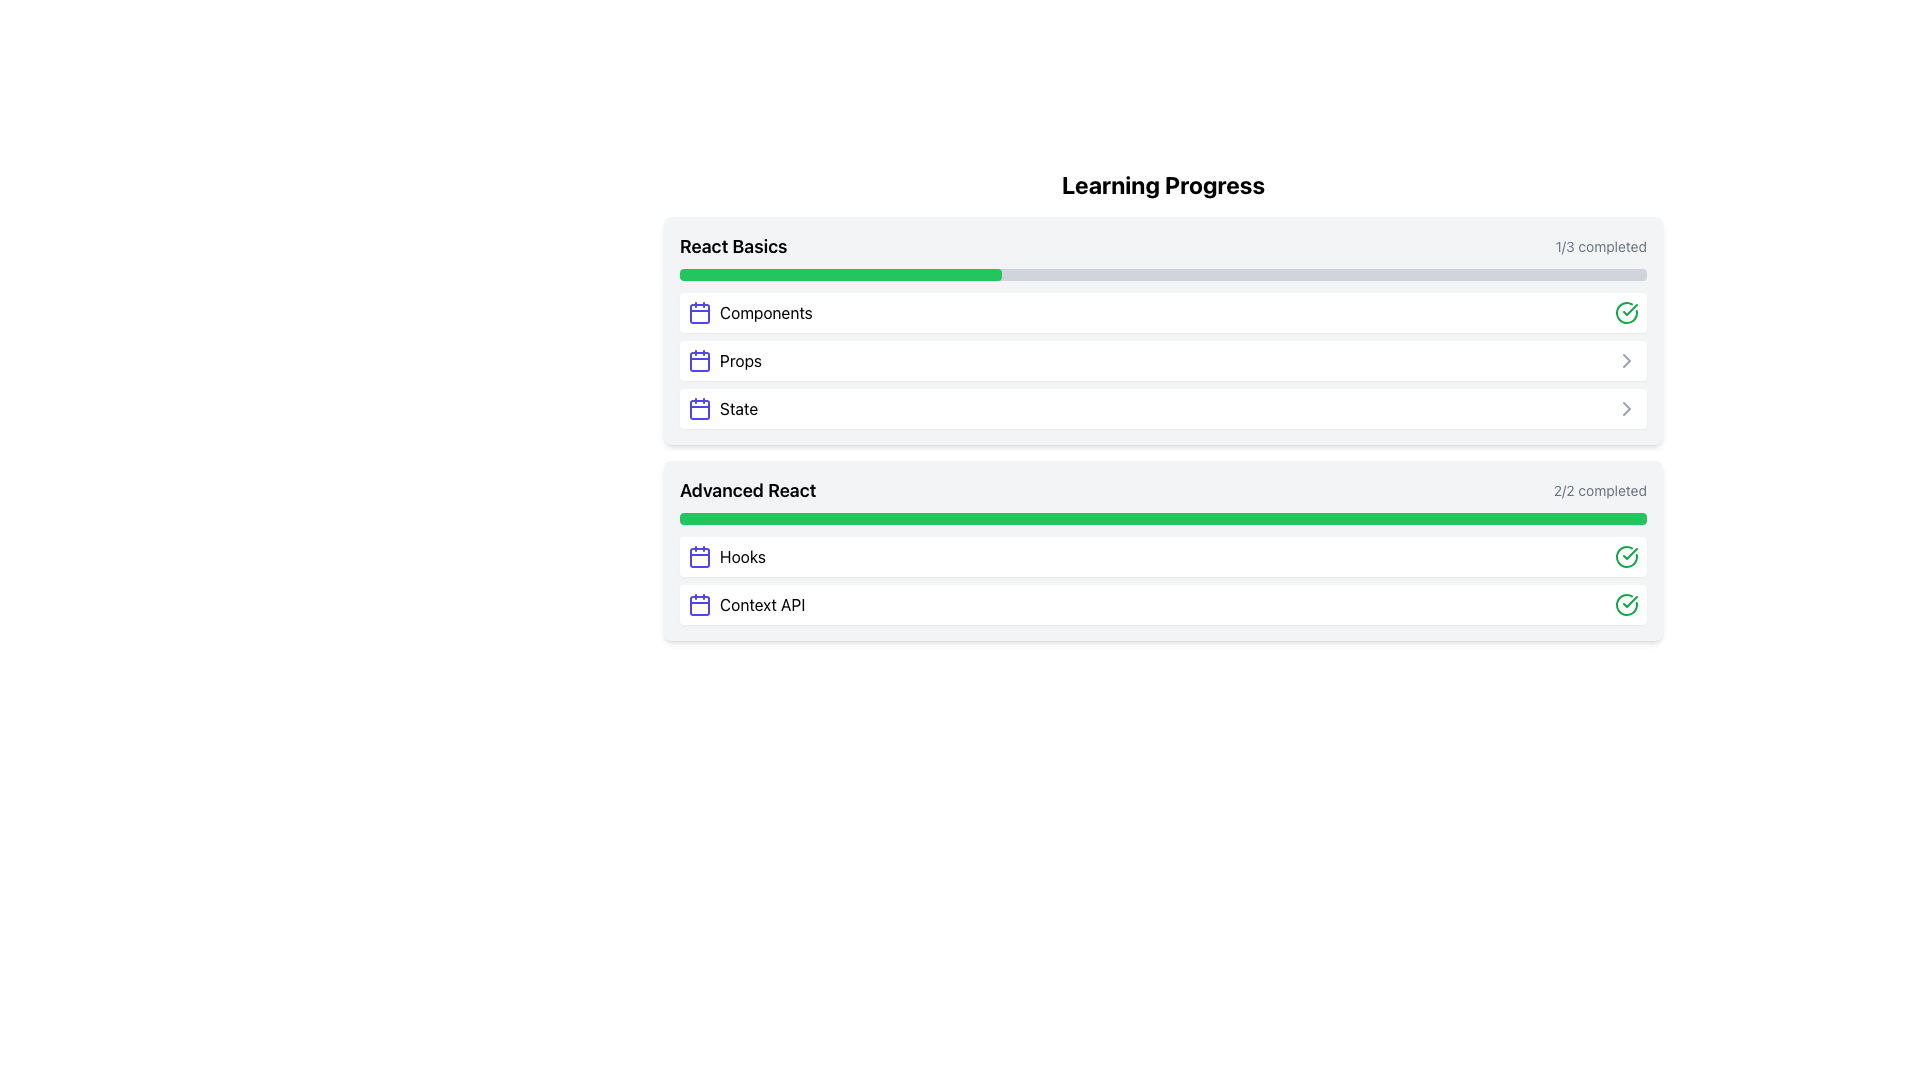 The image size is (1920, 1080). What do you see at coordinates (732, 245) in the screenshot?
I see `text content of the bold label displaying 'React Basics' located at the top-left corner of the first section, near the green progress bar` at bounding box center [732, 245].